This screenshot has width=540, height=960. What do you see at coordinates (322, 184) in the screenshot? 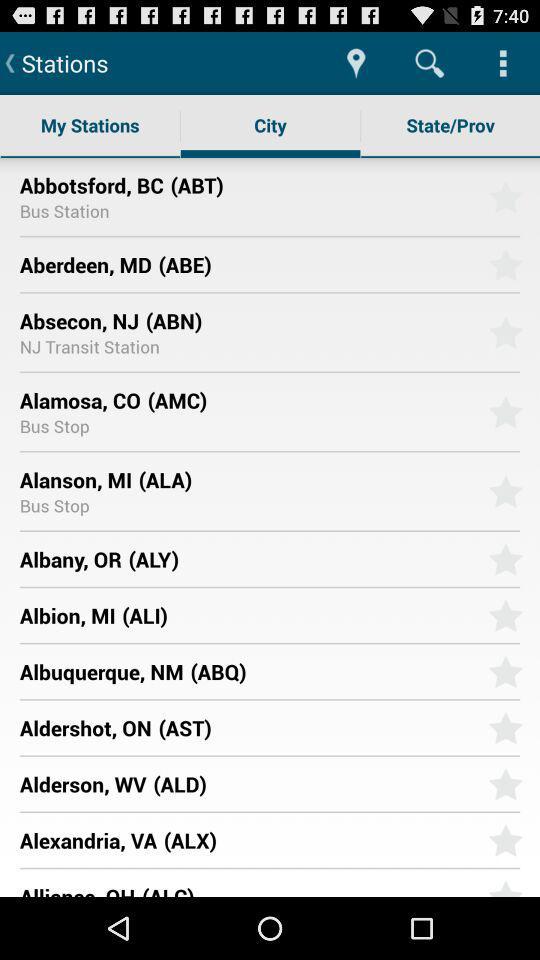
I see `the icon next to abbotsford, bc` at bounding box center [322, 184].